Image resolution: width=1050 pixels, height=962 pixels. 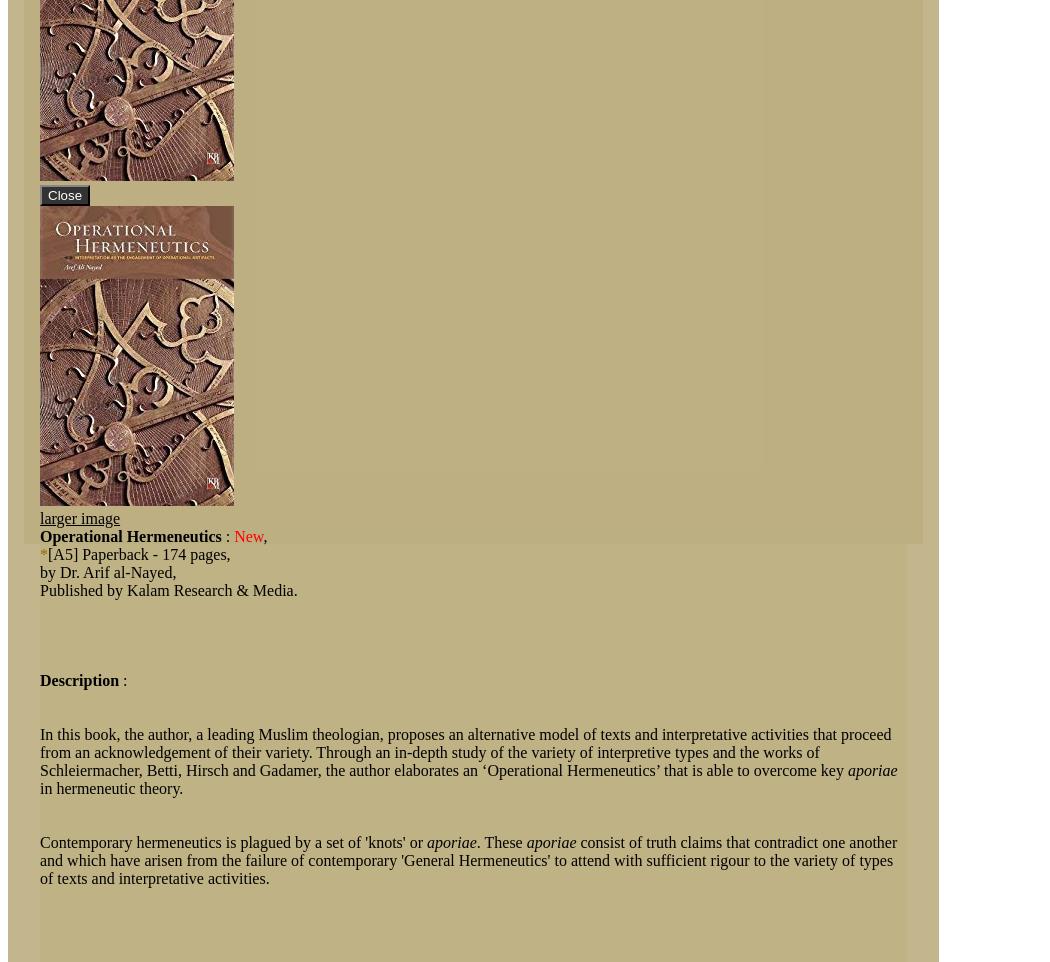 I want to click on 'New', so click(x=248, y=536).